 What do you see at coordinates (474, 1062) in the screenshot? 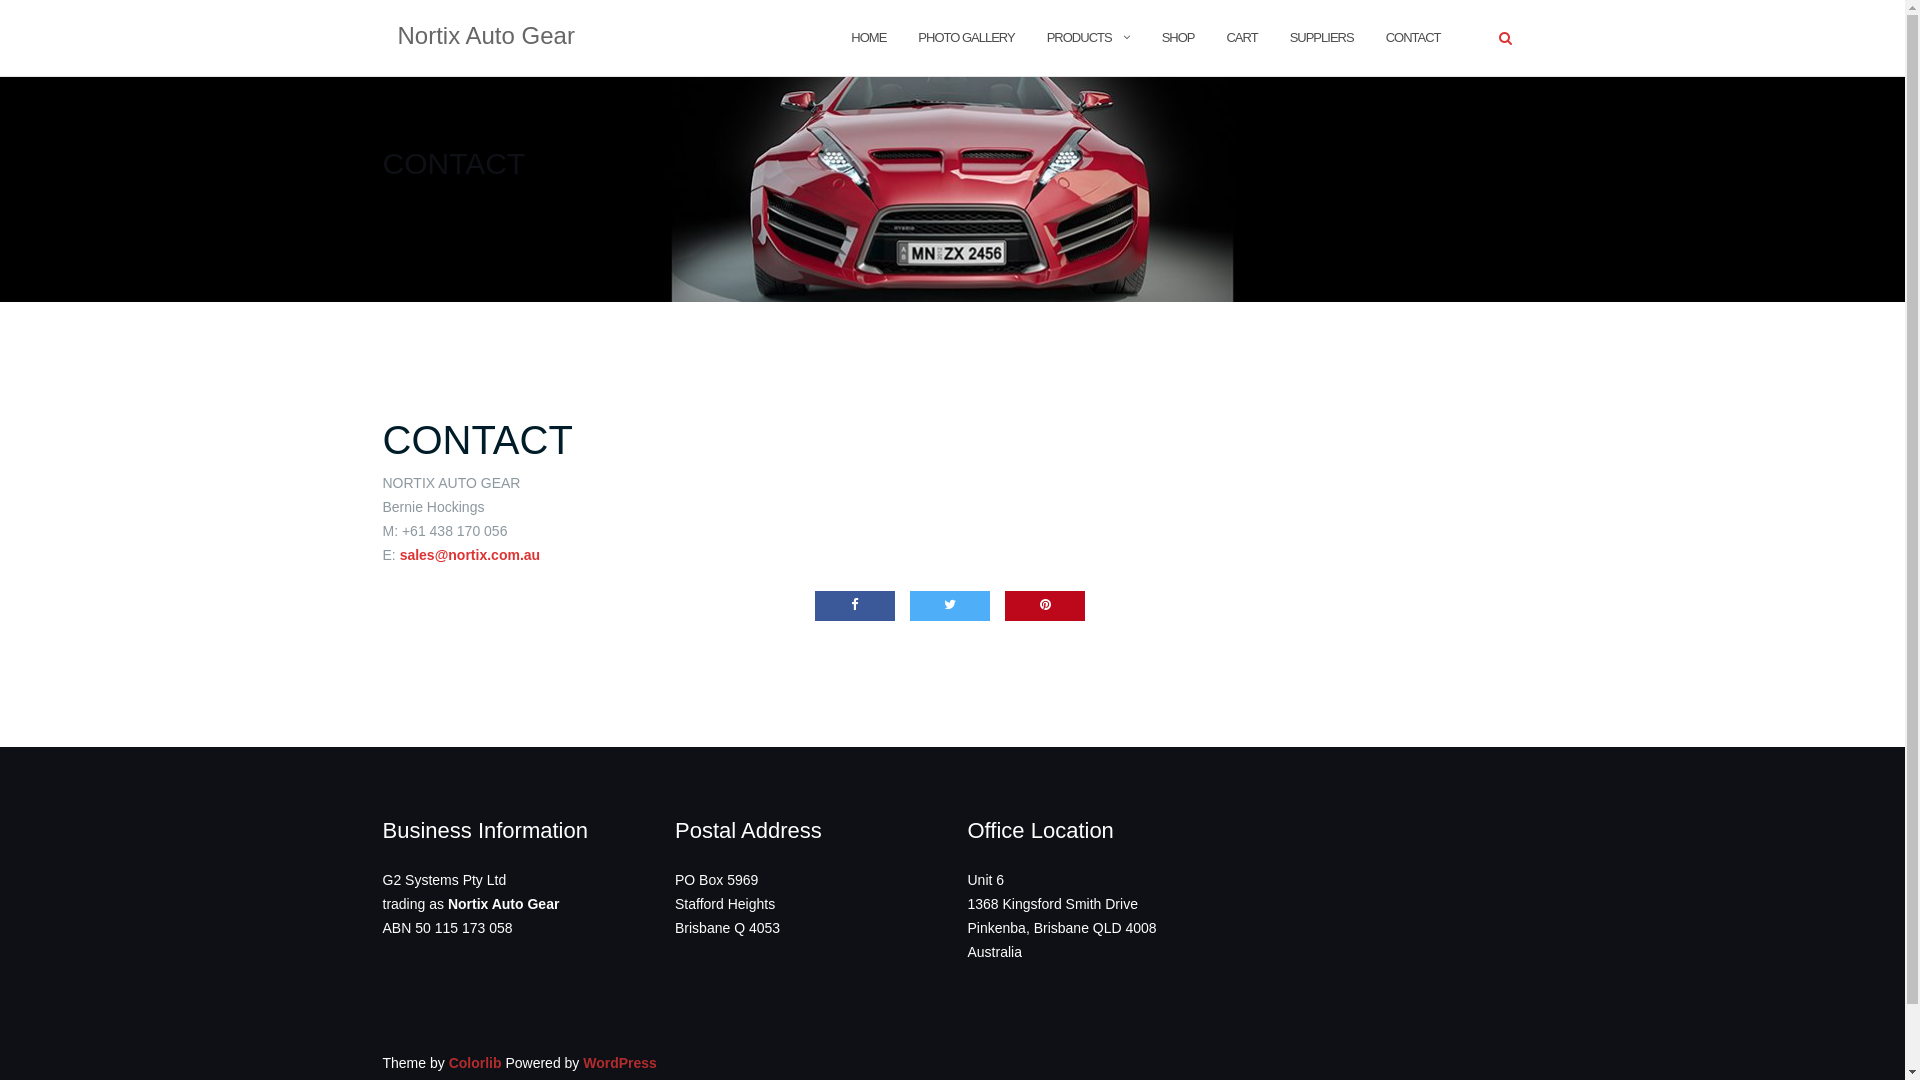
I see `'Colorlib'` at bounding box center [474, 1062].